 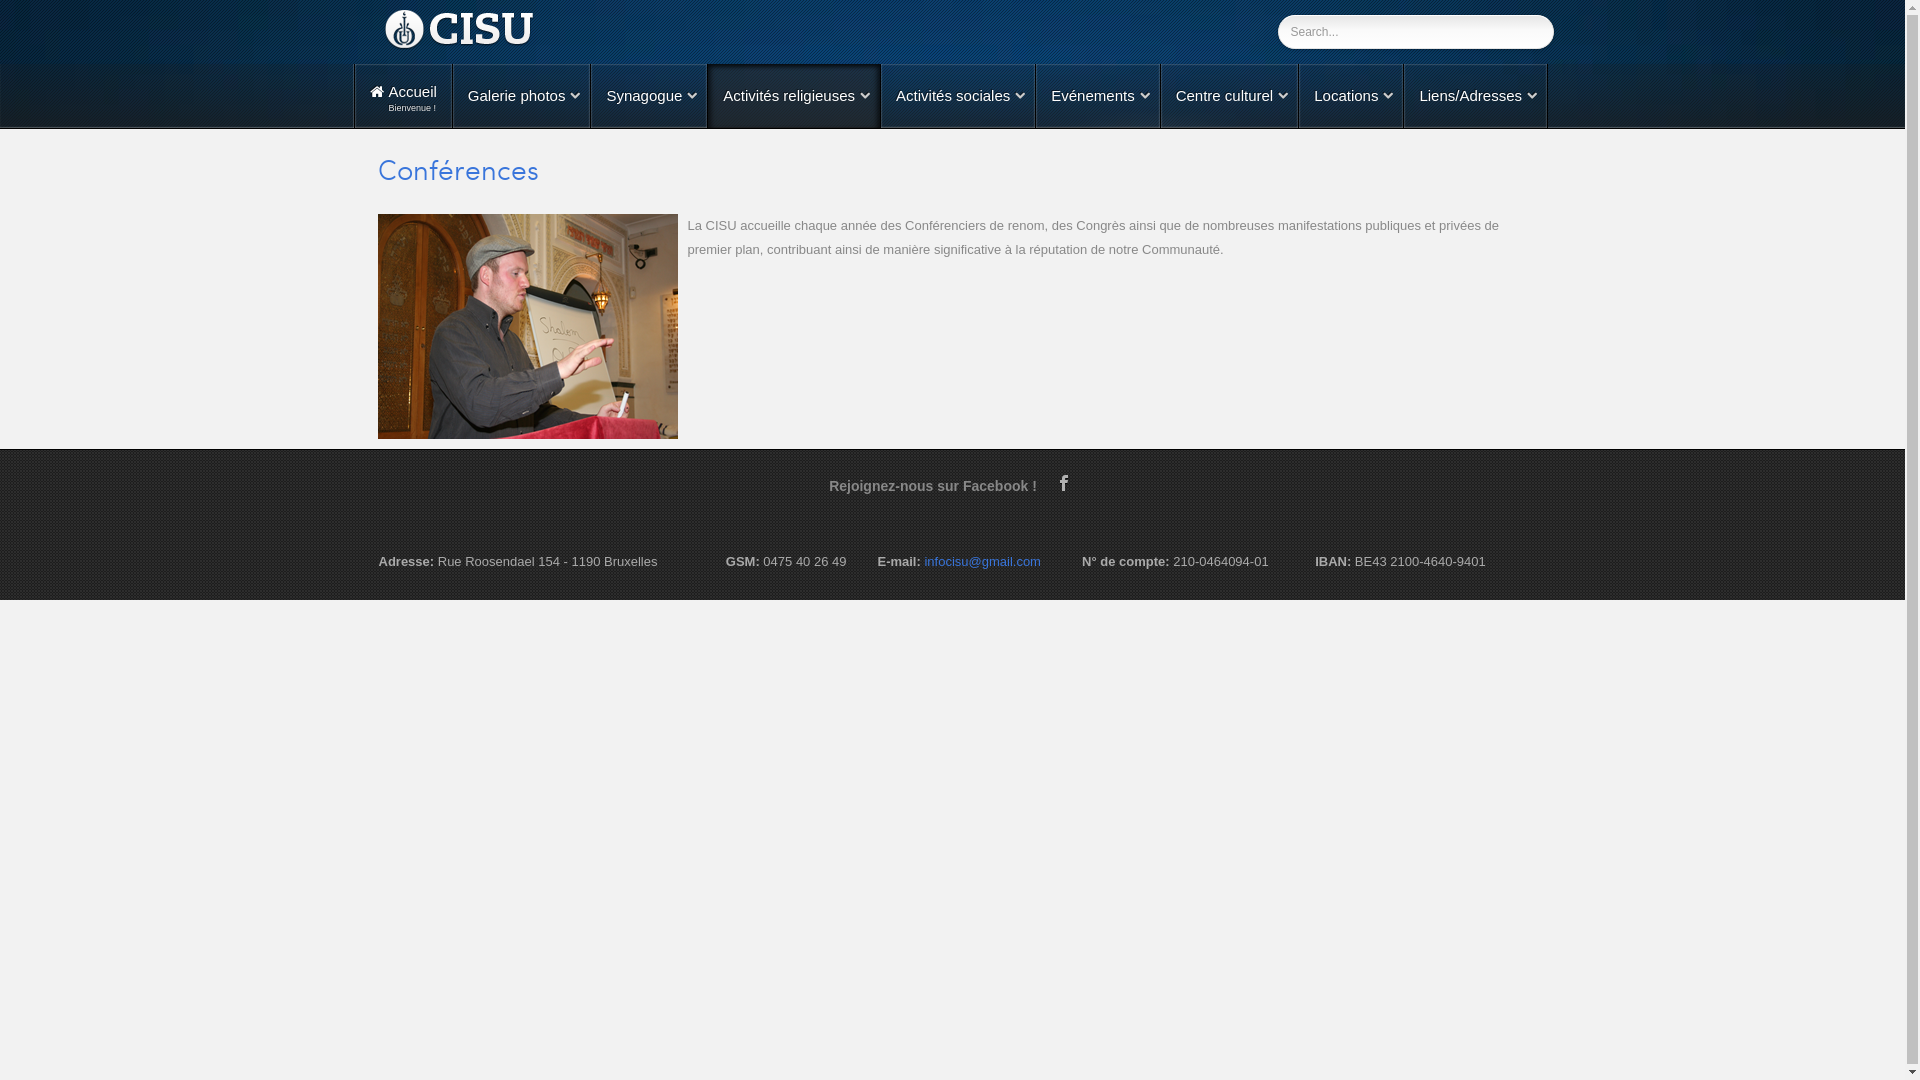 What do you see at coordinates (1402, 96) in the screenshot?
I see `'Liens/Adresses'` at bounding box center [1402, 96].